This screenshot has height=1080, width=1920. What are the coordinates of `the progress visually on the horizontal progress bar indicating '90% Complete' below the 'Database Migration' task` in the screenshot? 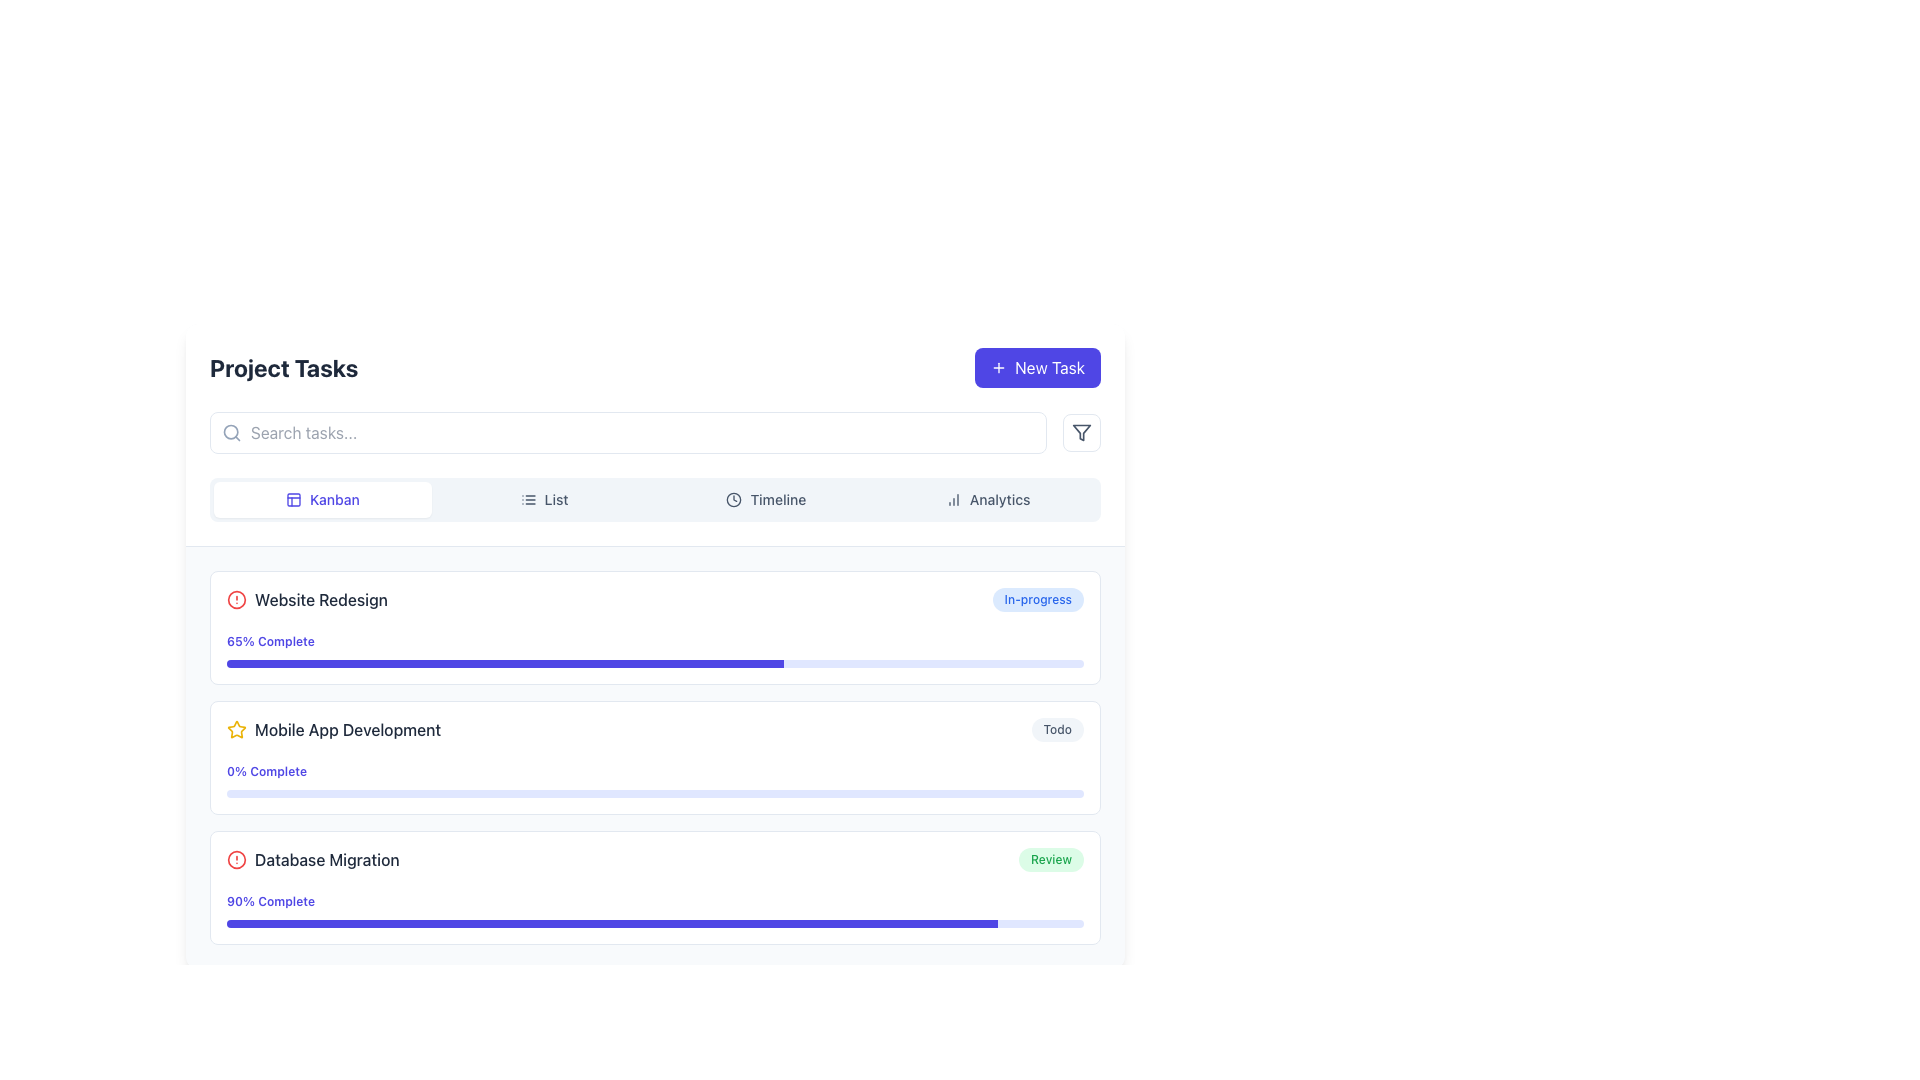 It's located at (655, 924).